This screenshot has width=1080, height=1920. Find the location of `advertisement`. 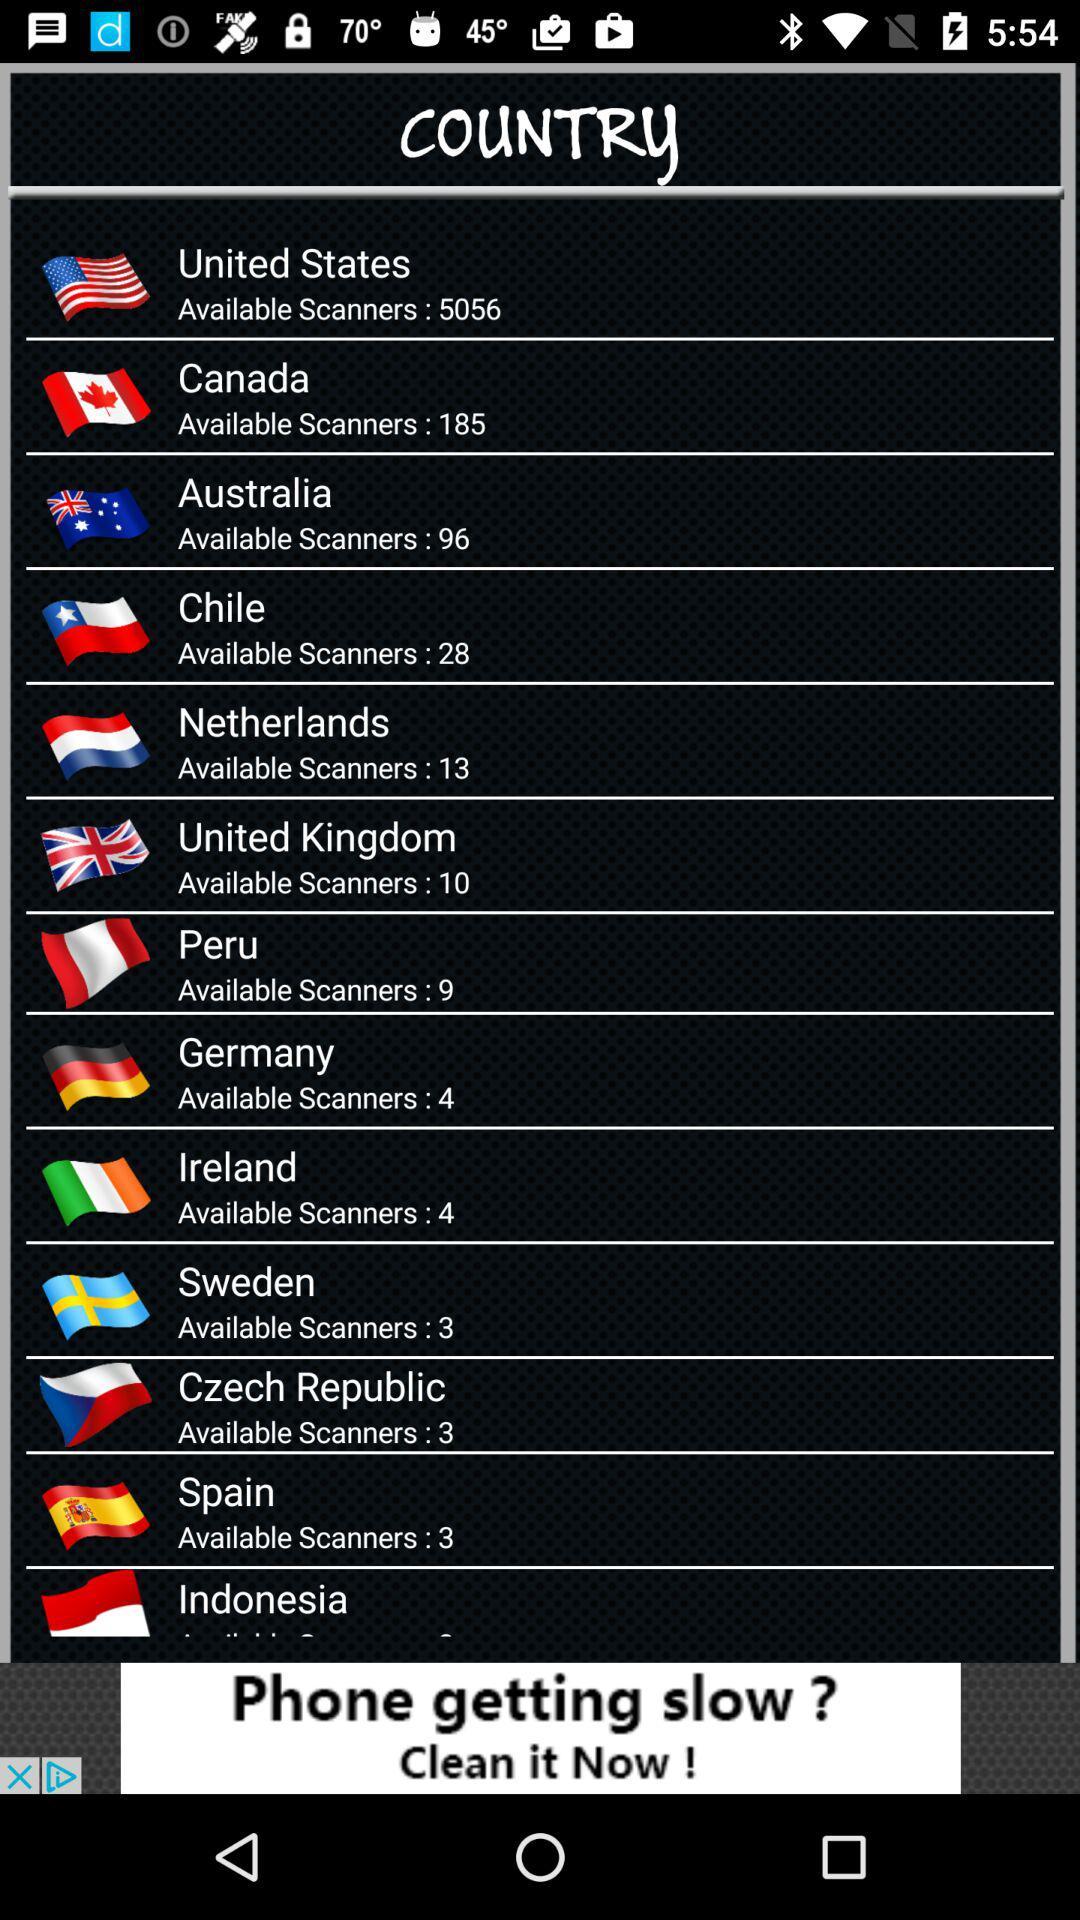

advertisement is located at coordinates (540, 1727).